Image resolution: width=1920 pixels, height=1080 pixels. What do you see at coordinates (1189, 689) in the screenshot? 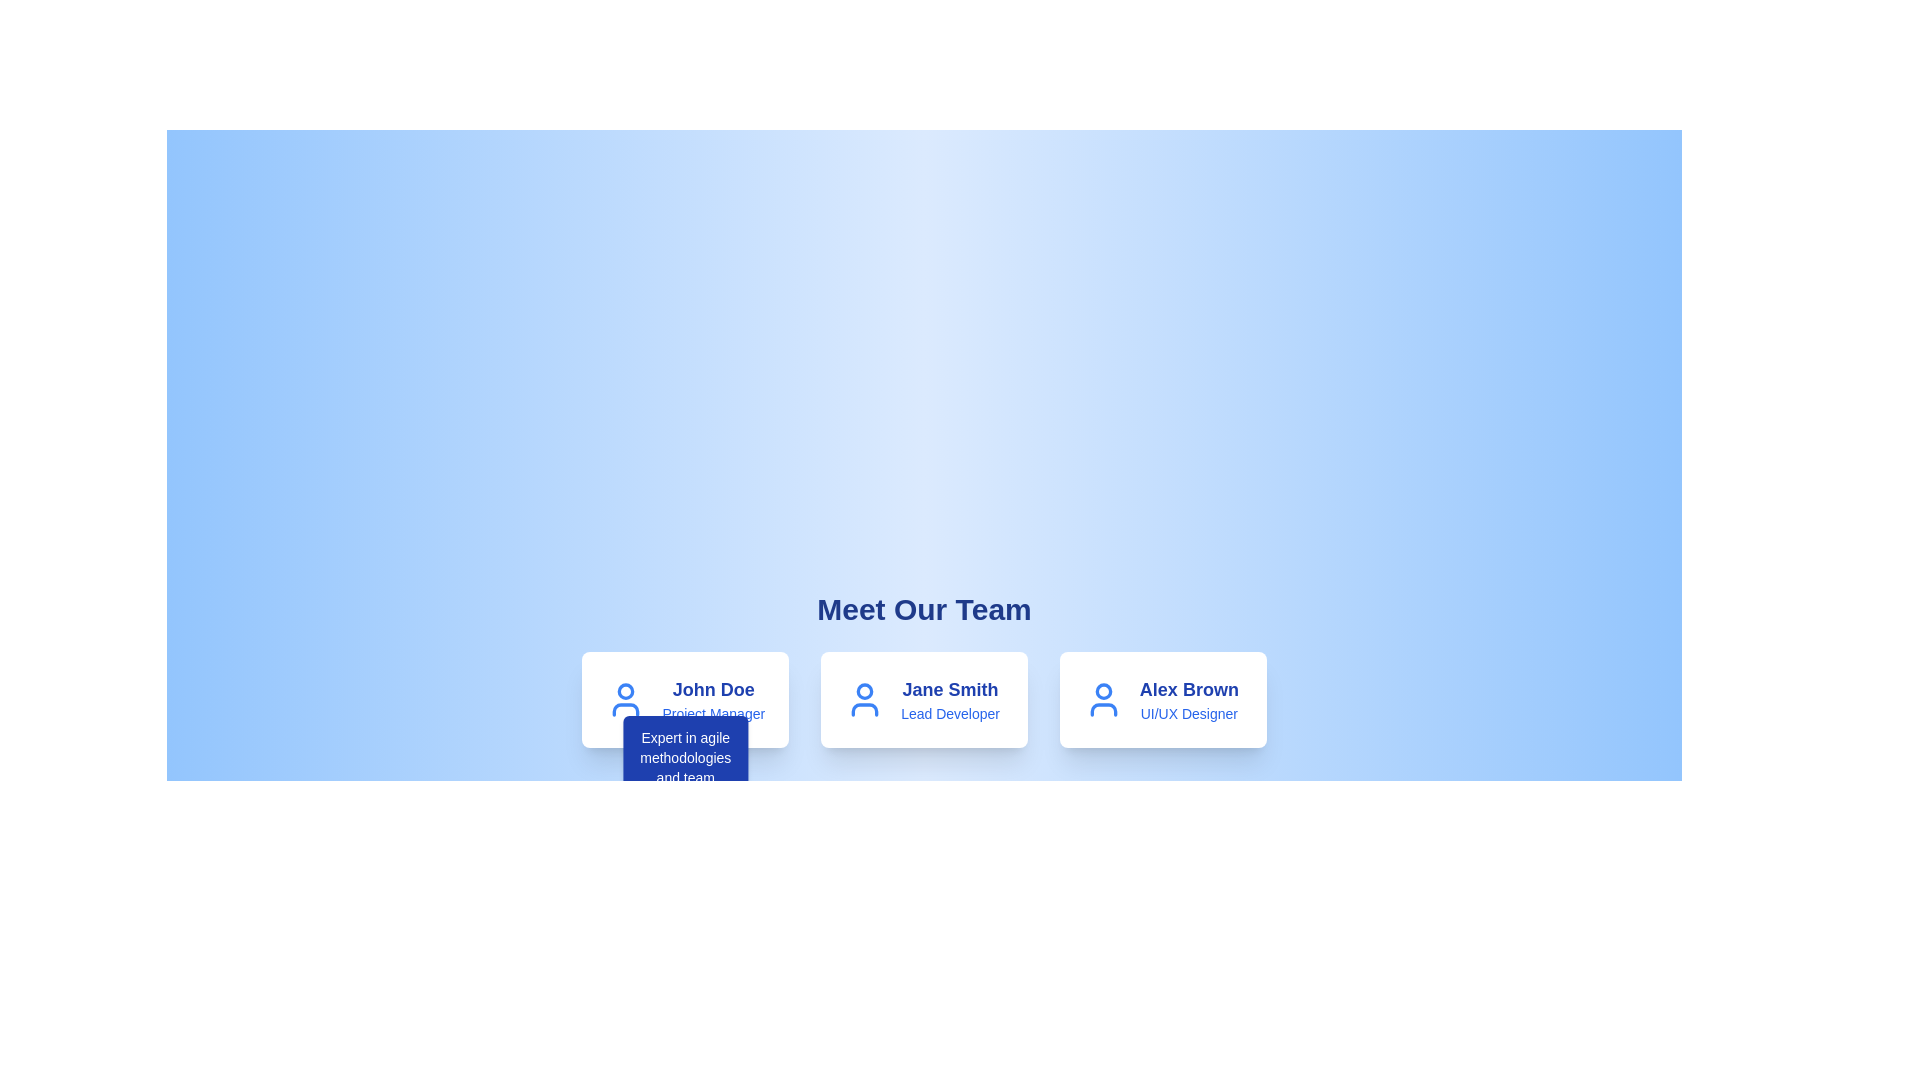
I see `the text element displaying 'Alex Brown' in bold blue font, located at the top of the user information card` at bounding box center [1189, 689].